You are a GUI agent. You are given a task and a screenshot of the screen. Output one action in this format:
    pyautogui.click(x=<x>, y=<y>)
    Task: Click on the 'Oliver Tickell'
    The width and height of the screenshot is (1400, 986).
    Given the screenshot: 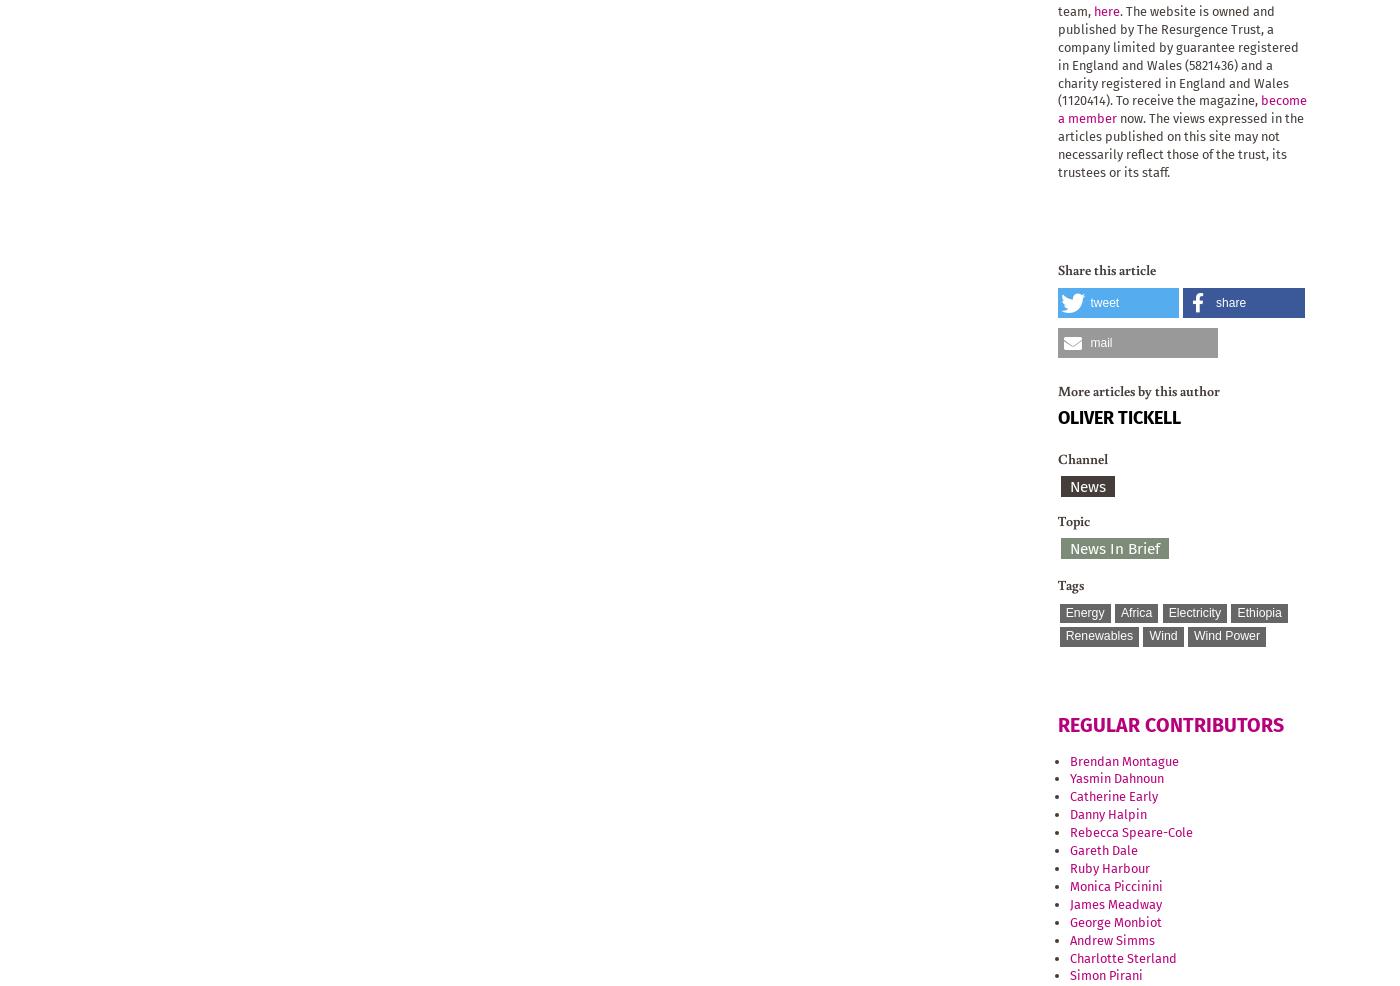 What is the action you would take?
    pyautogui.click(x=1118, y=417)
    